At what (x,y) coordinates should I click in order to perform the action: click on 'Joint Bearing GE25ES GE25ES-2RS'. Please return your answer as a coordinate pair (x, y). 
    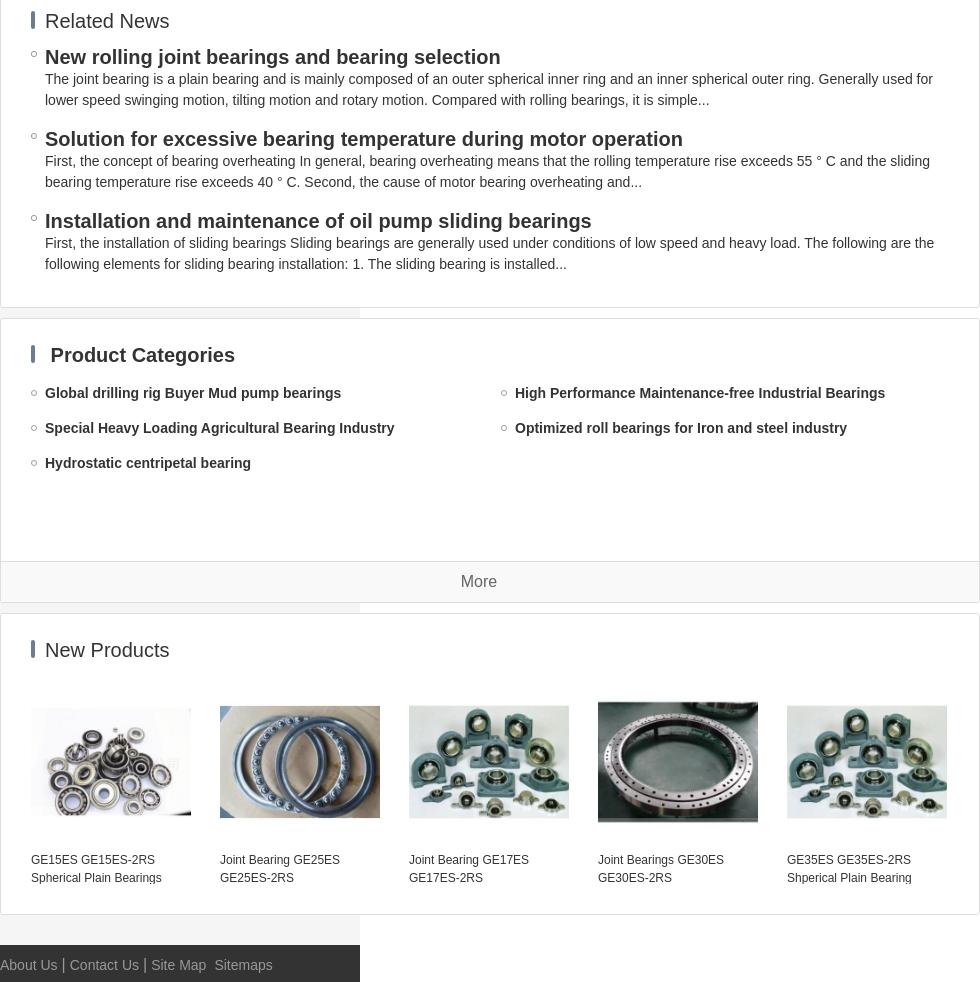
    Looking at the image, I should click on (279, 868).